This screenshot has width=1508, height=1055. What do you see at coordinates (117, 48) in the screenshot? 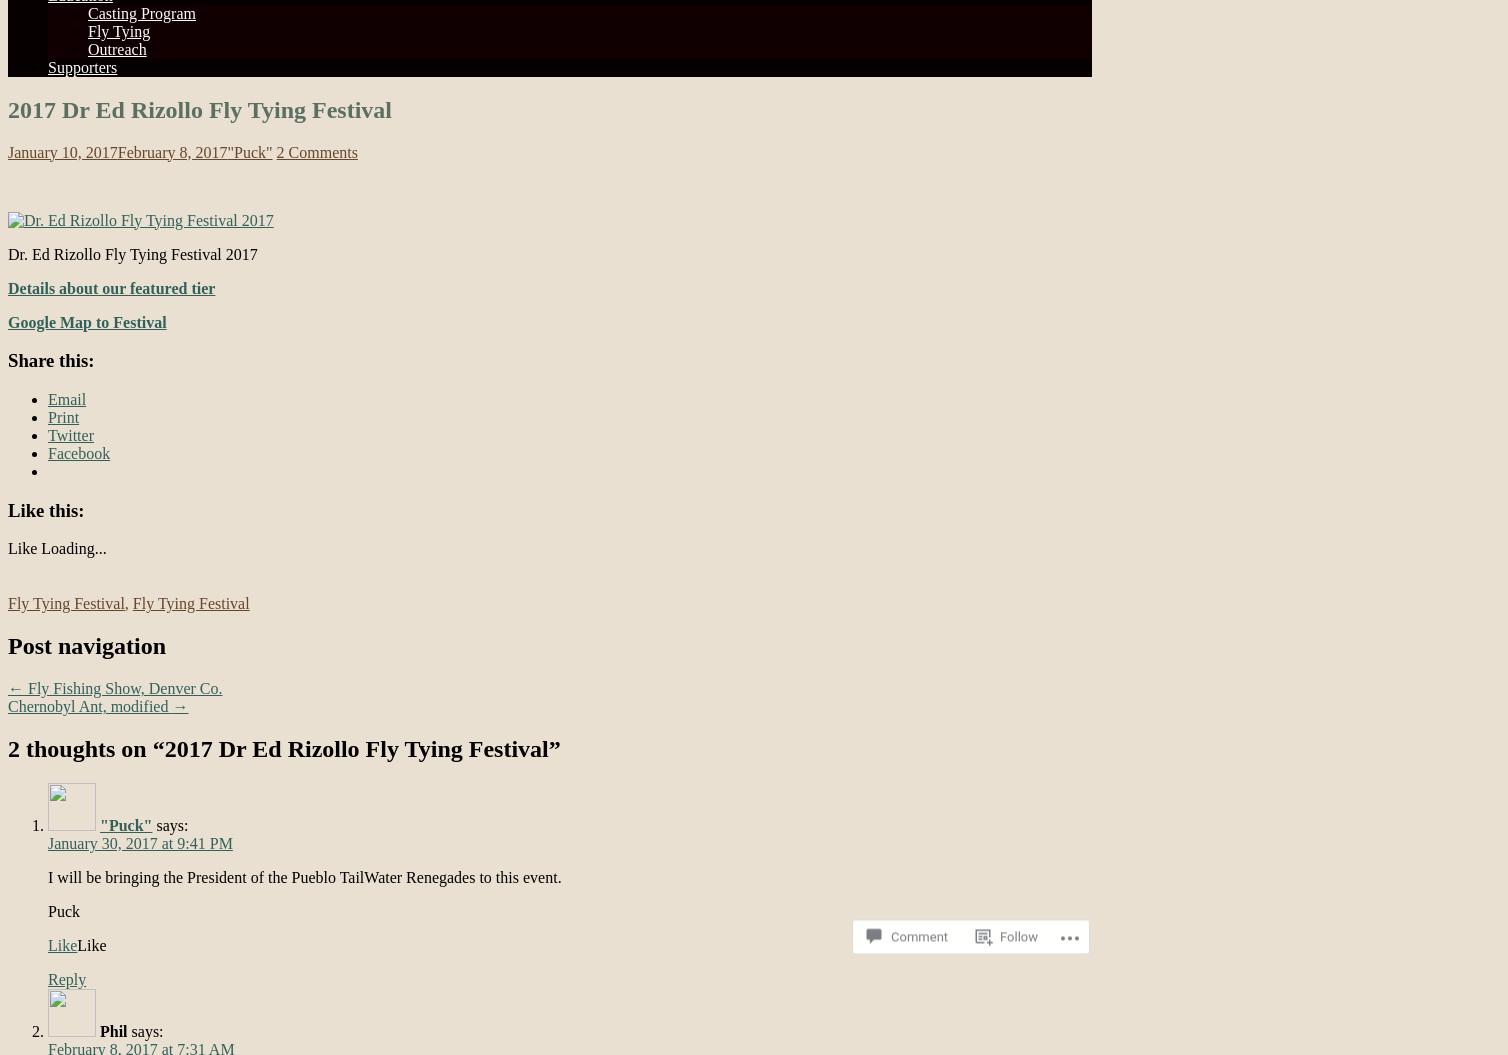
I see `'Outreach'` at bounding box center [117, 48].